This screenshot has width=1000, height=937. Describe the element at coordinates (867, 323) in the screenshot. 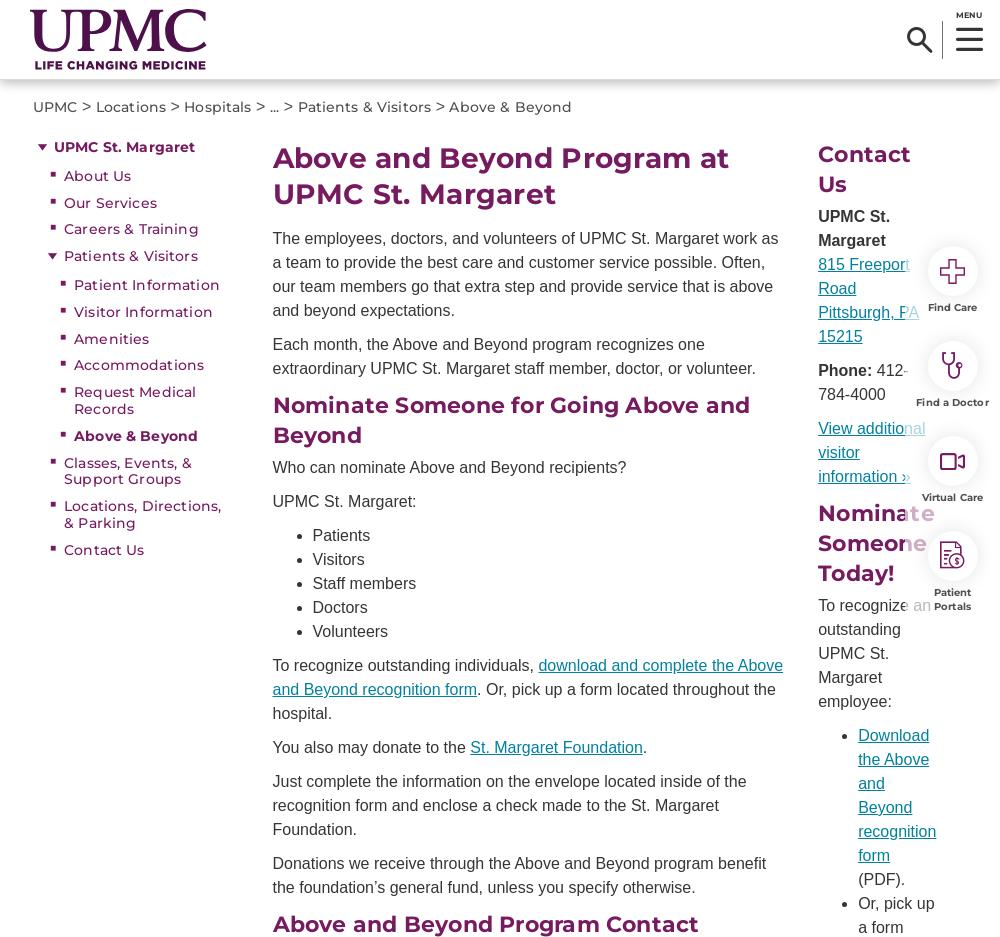

I see `'Pittsburgh, PA 15215'` at that location.